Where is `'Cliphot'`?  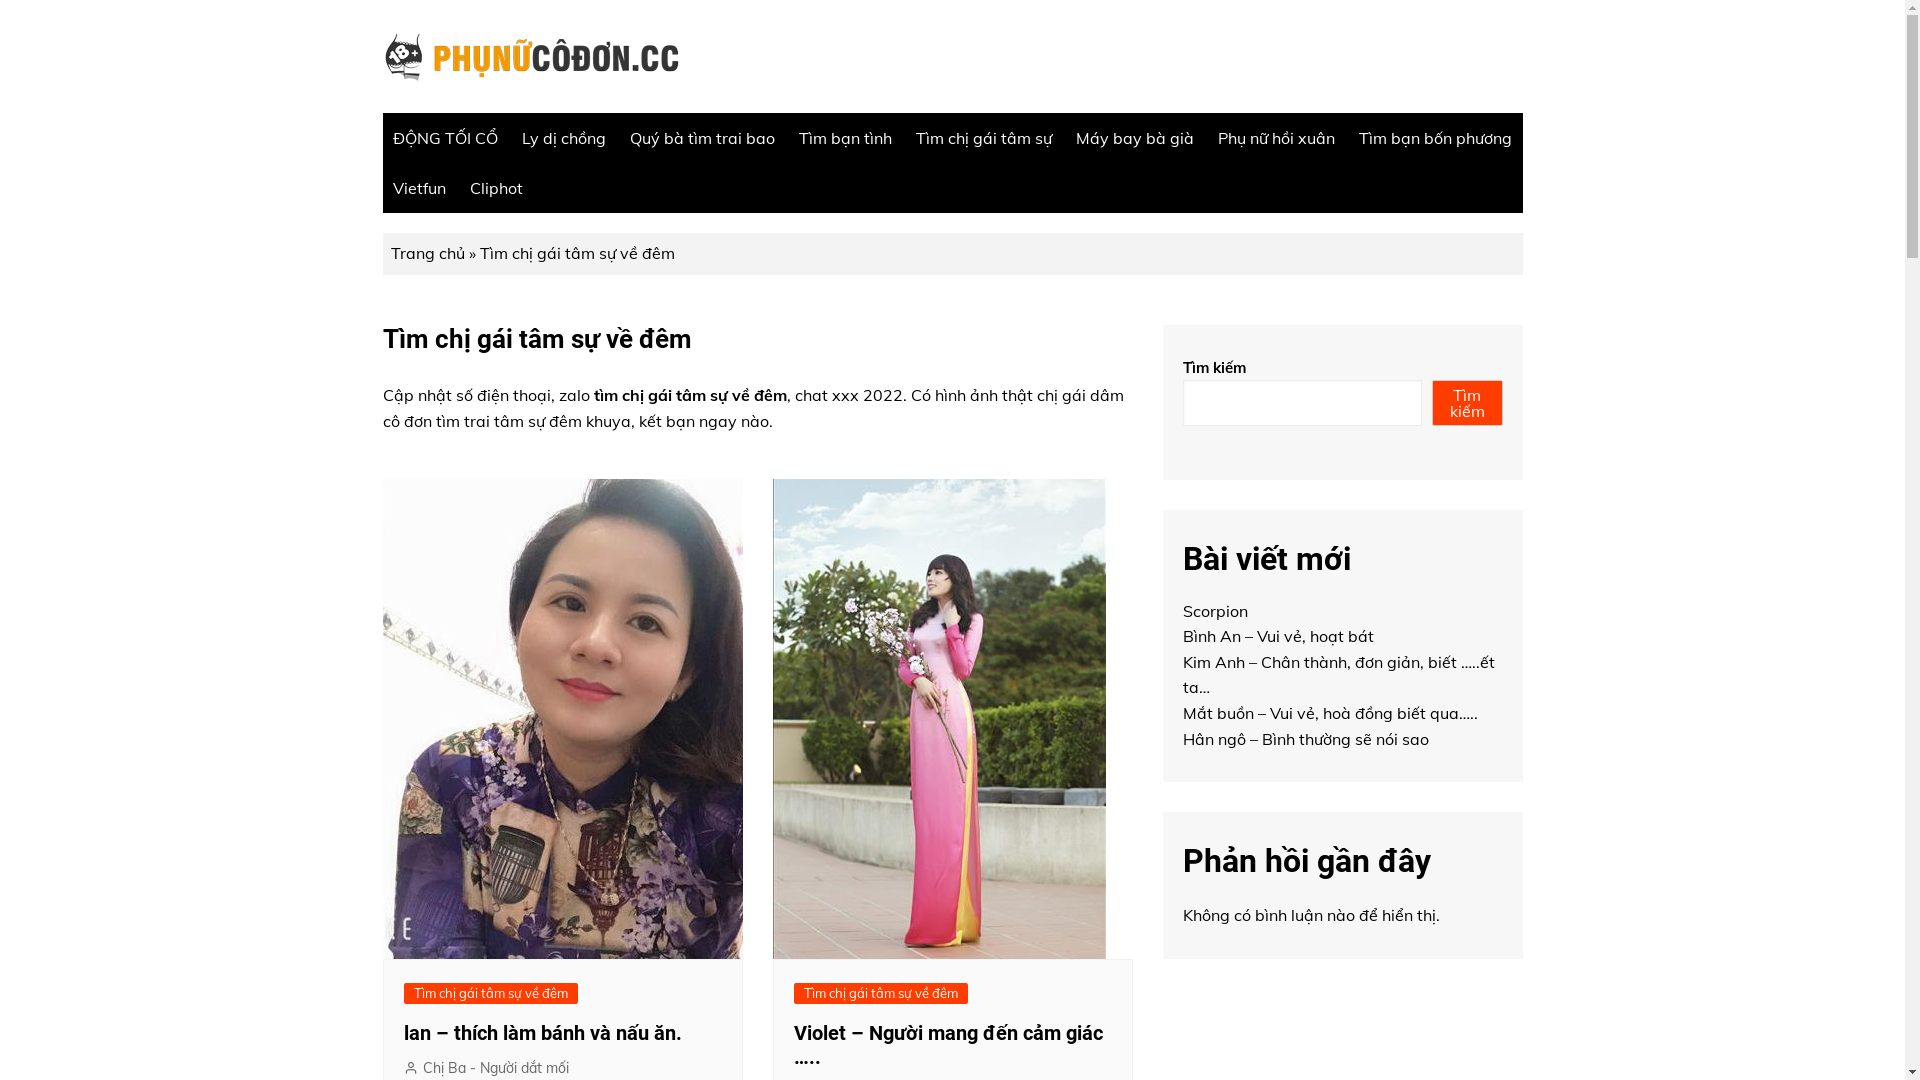
'Cliphot' is located at coordinates (496, 188).